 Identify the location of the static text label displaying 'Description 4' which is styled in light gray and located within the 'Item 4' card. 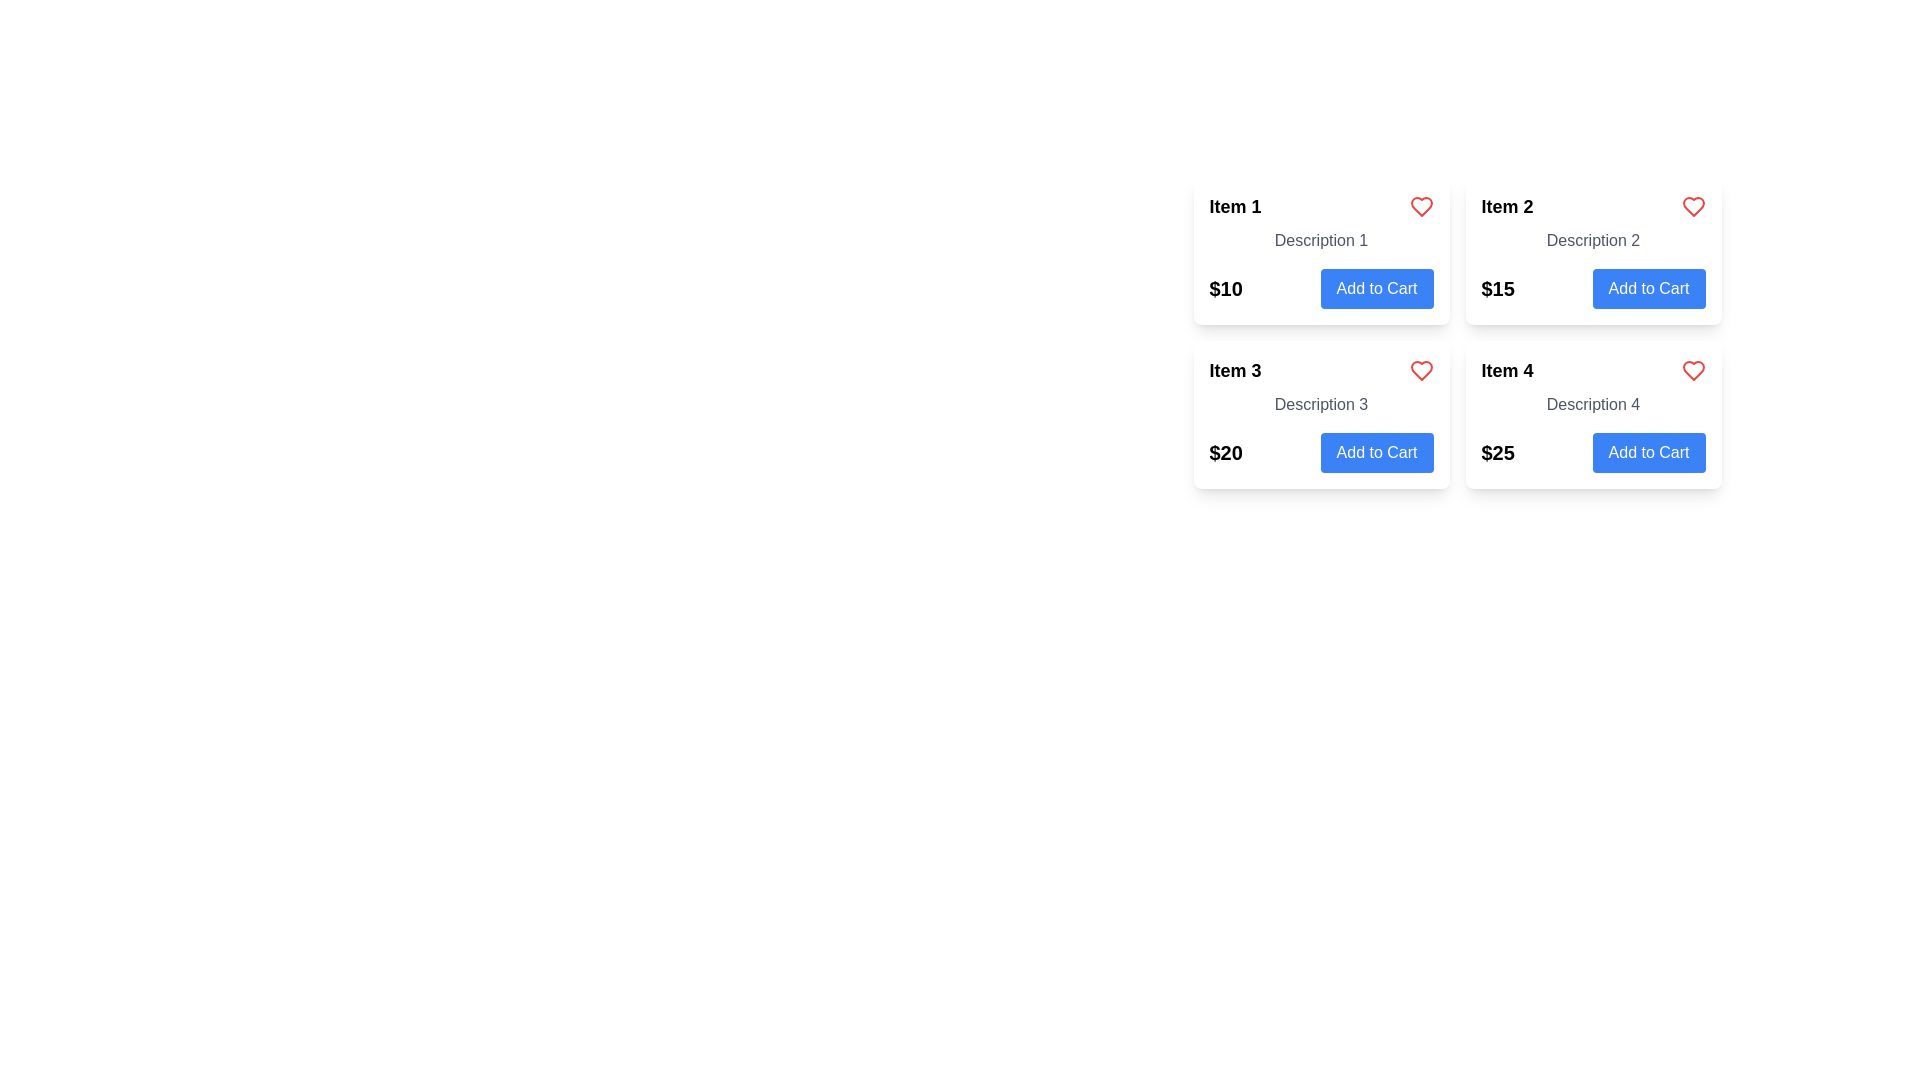
(1592, 405).